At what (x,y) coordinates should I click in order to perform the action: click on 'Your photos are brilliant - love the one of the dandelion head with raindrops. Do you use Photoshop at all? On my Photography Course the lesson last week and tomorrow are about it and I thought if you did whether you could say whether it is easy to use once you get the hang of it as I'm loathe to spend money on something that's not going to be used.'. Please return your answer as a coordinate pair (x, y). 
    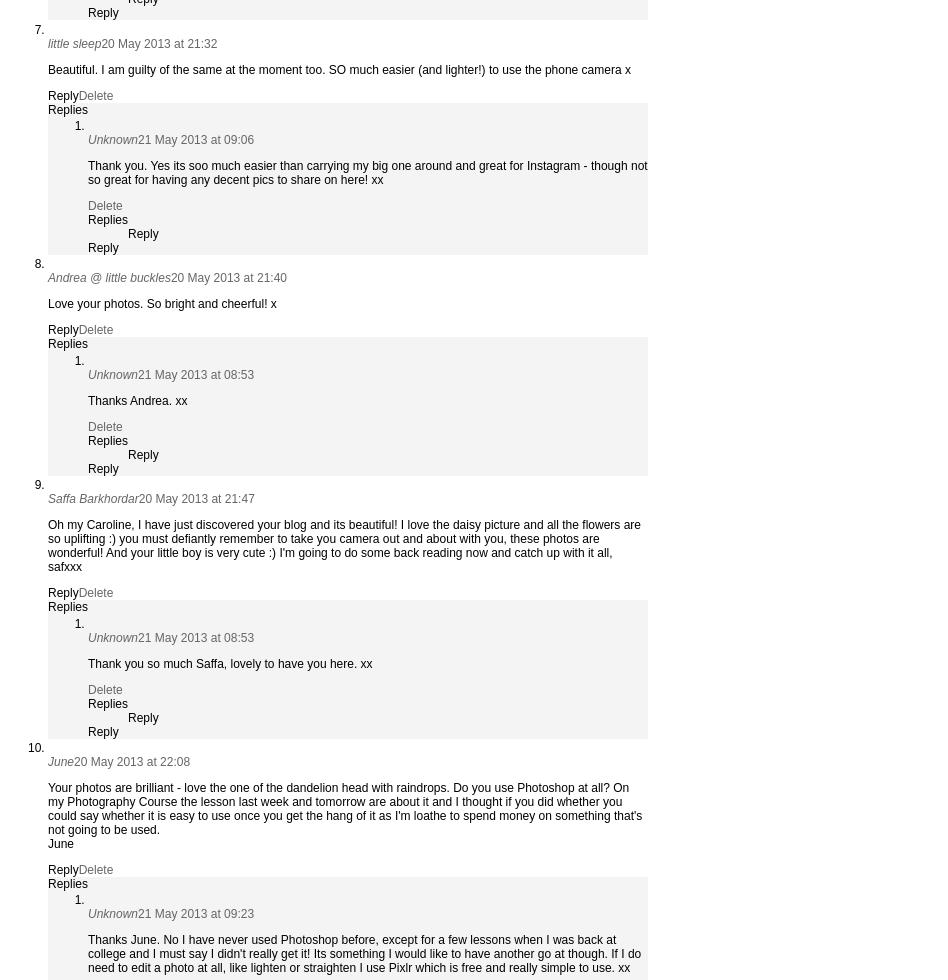
    Looking at the image, I should click on (47, 808).